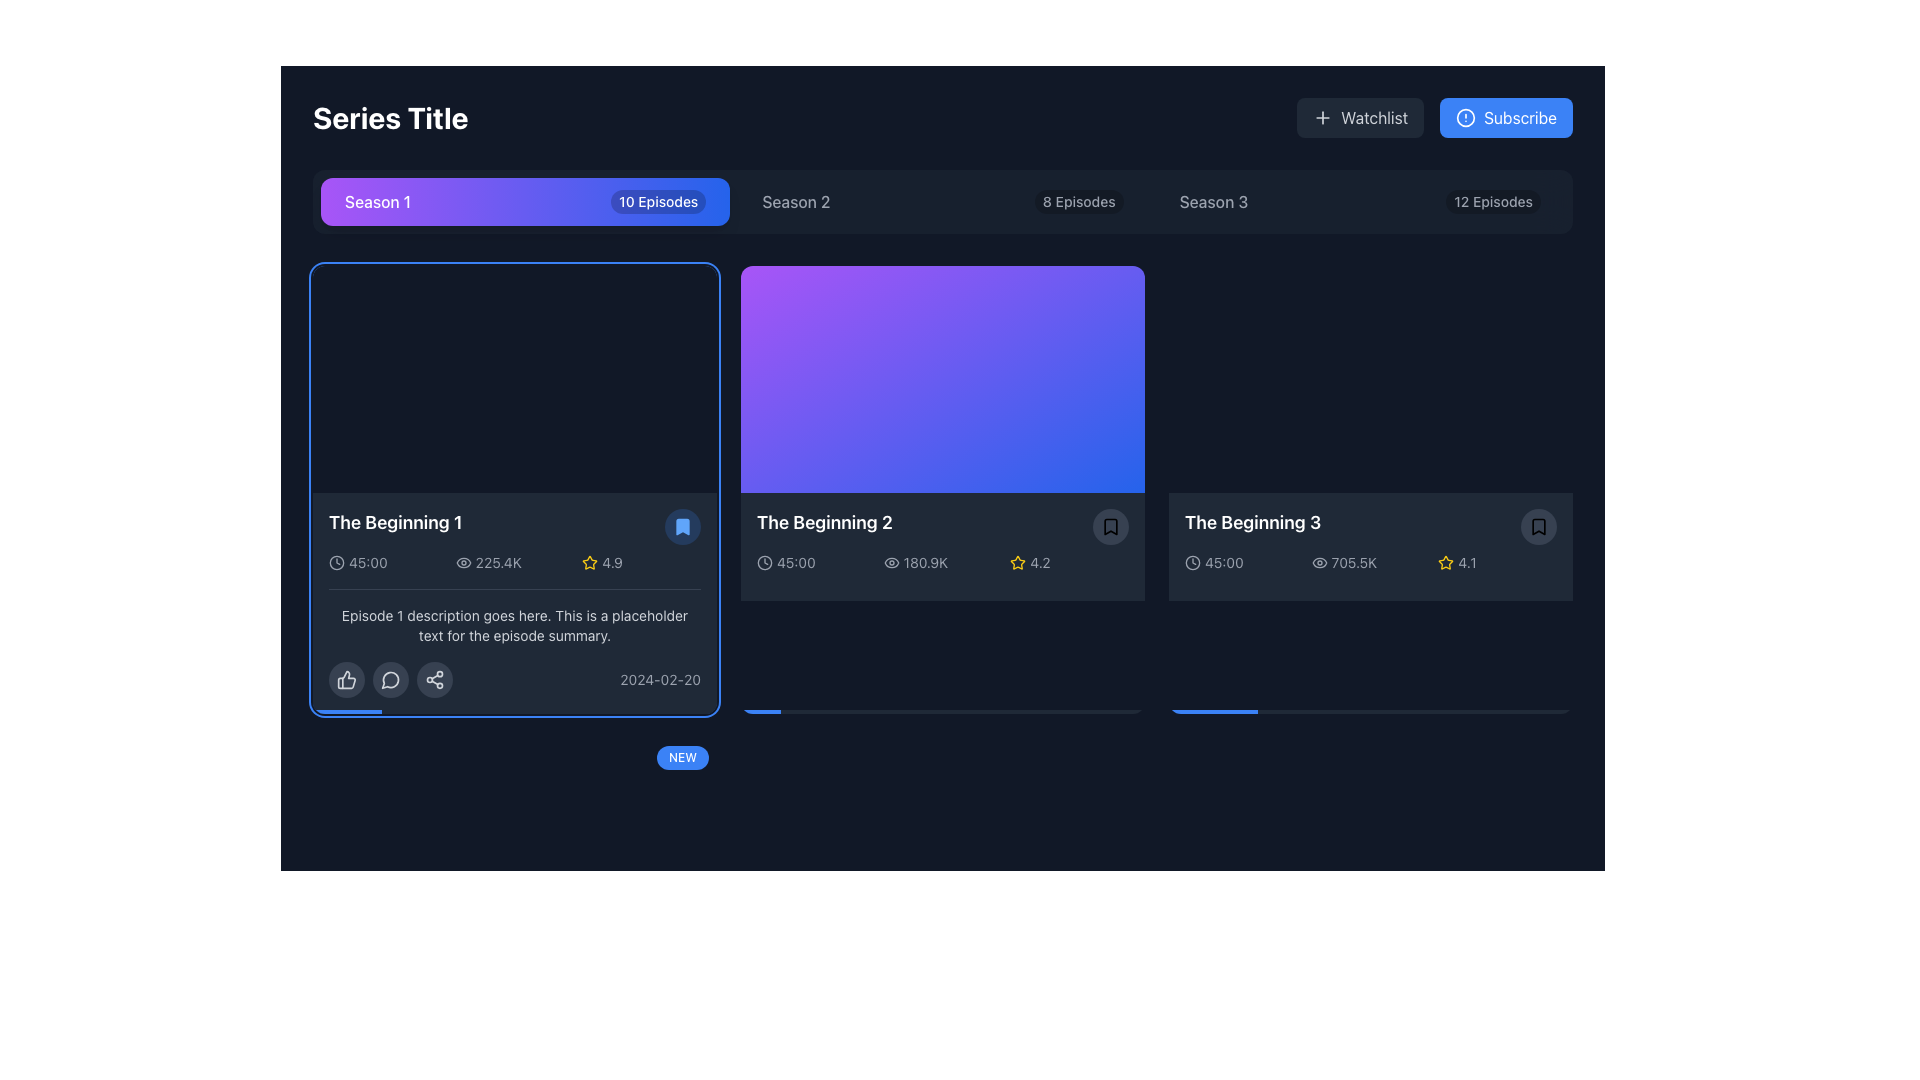  Describe the element at coordinates (390, 678) in the screenshot. I see `the circular gray speech bubble icon located at the bottom-left of the 'The Beginning 1' card` at that location.